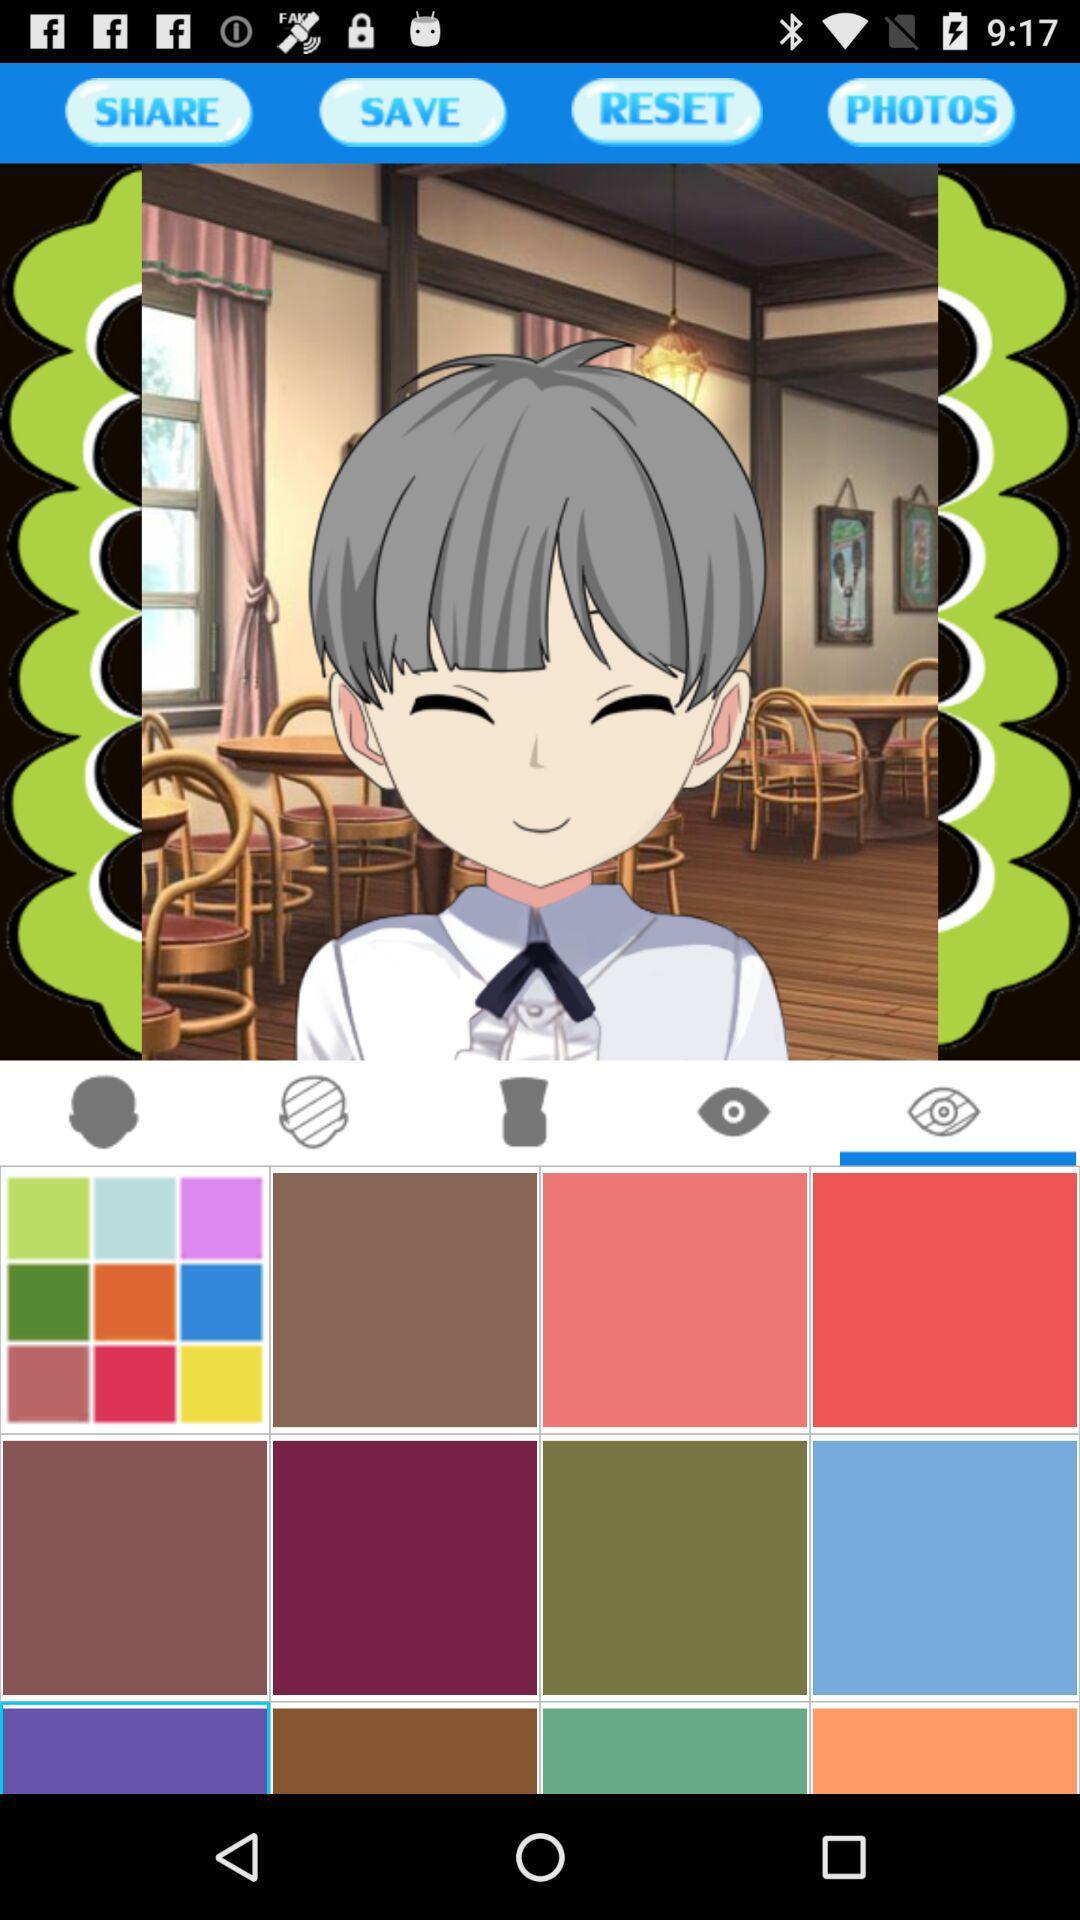 The image size is (1080, 1920). What do you see at coordinates (315, 1112) in the screenshot?
I see `head type` at bounding box center [315, 1112].